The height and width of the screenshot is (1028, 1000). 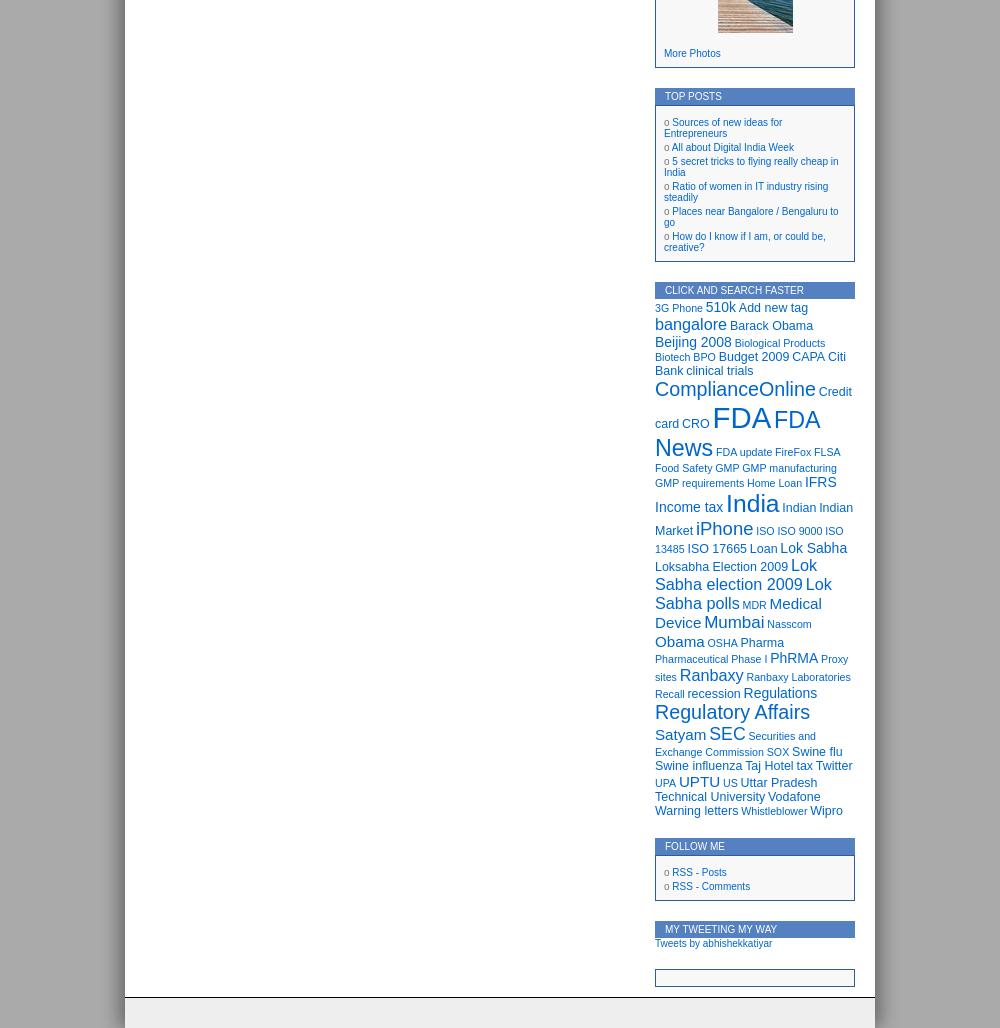 I want to click on 'More Photos', so click(x=691, y=53).